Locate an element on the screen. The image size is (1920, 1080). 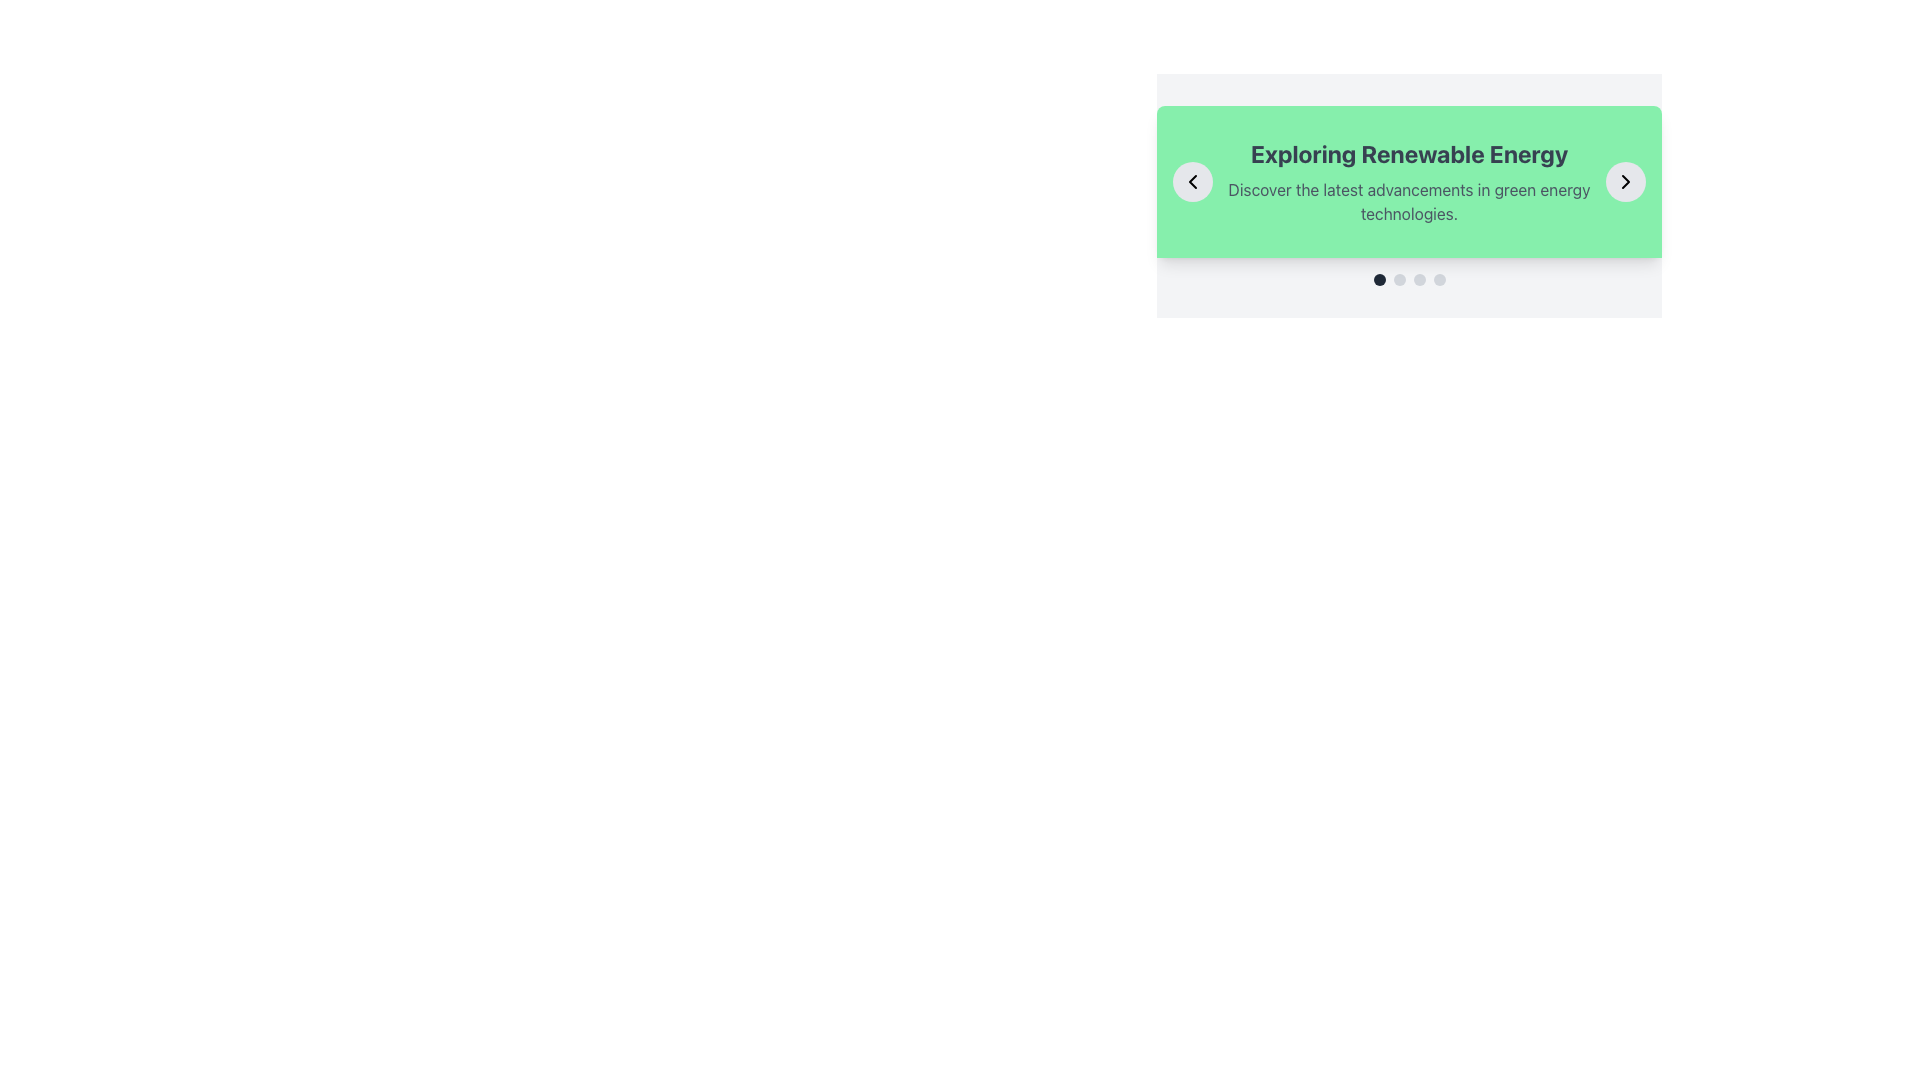
the navigation icon located within the rightmost button of the carousel to advance to the next item is located at coordinates (1626, 181).